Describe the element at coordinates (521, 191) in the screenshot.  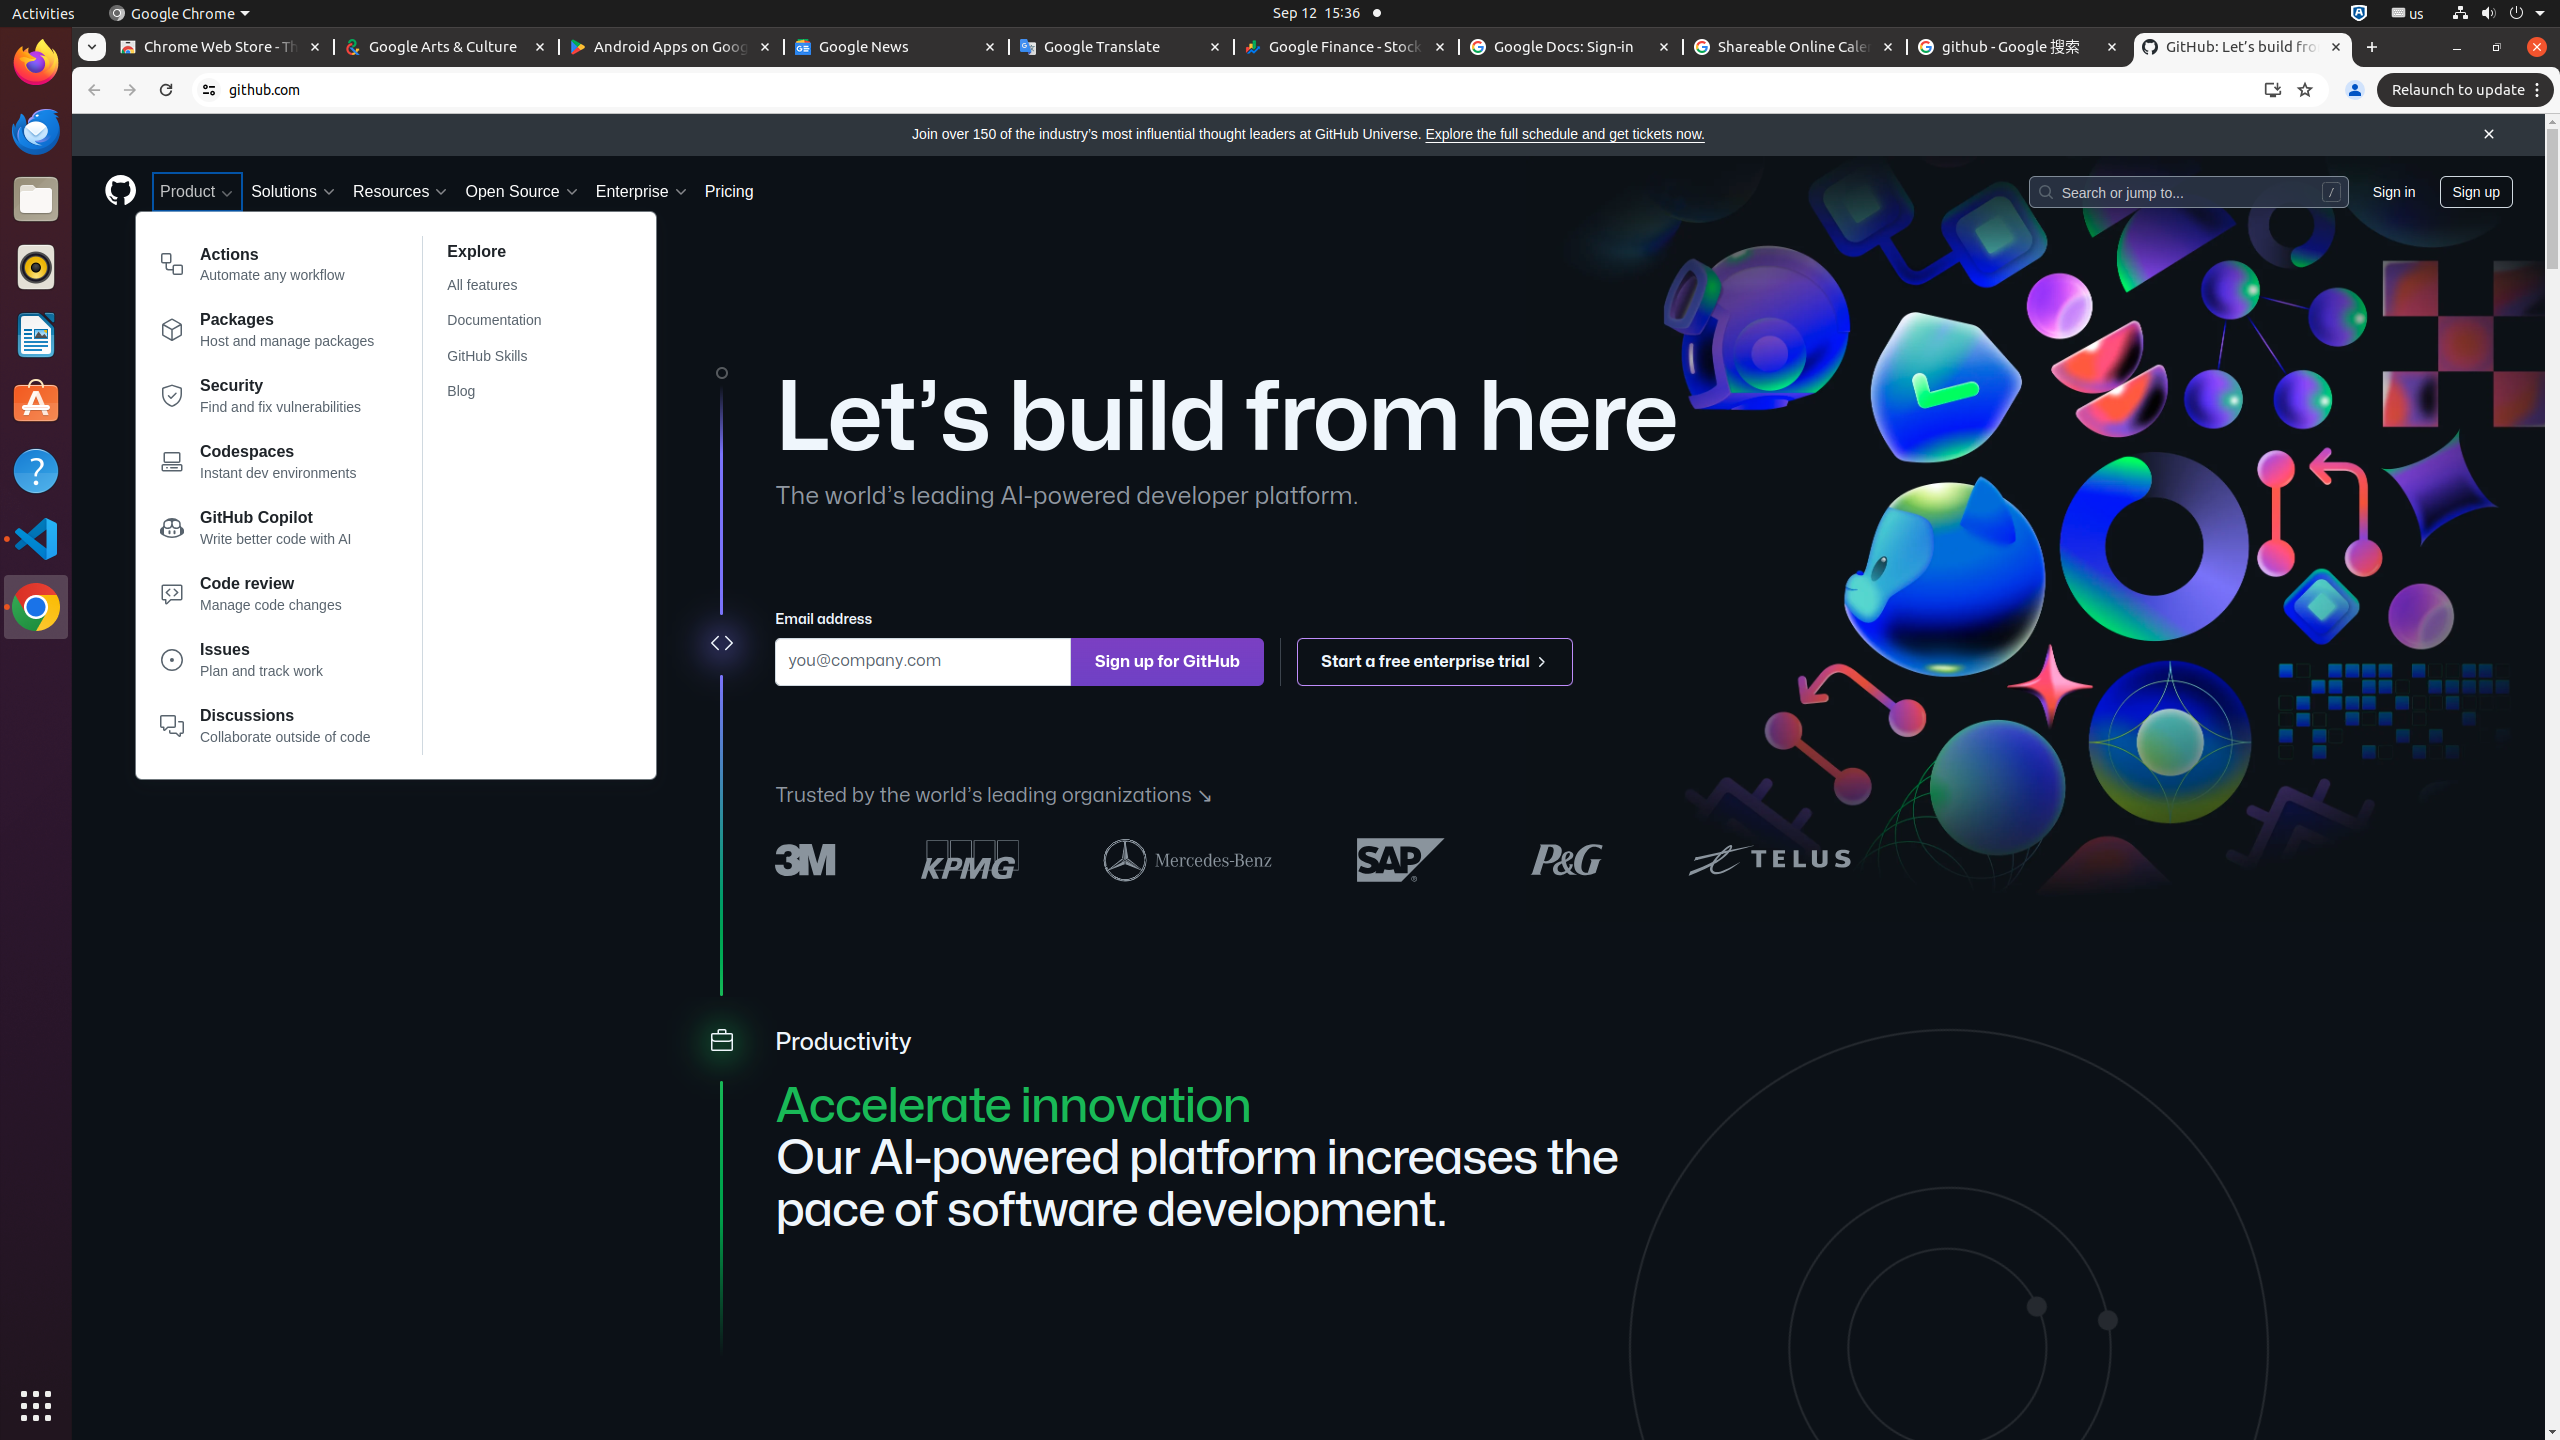
I see `'Open Source'` at that location.